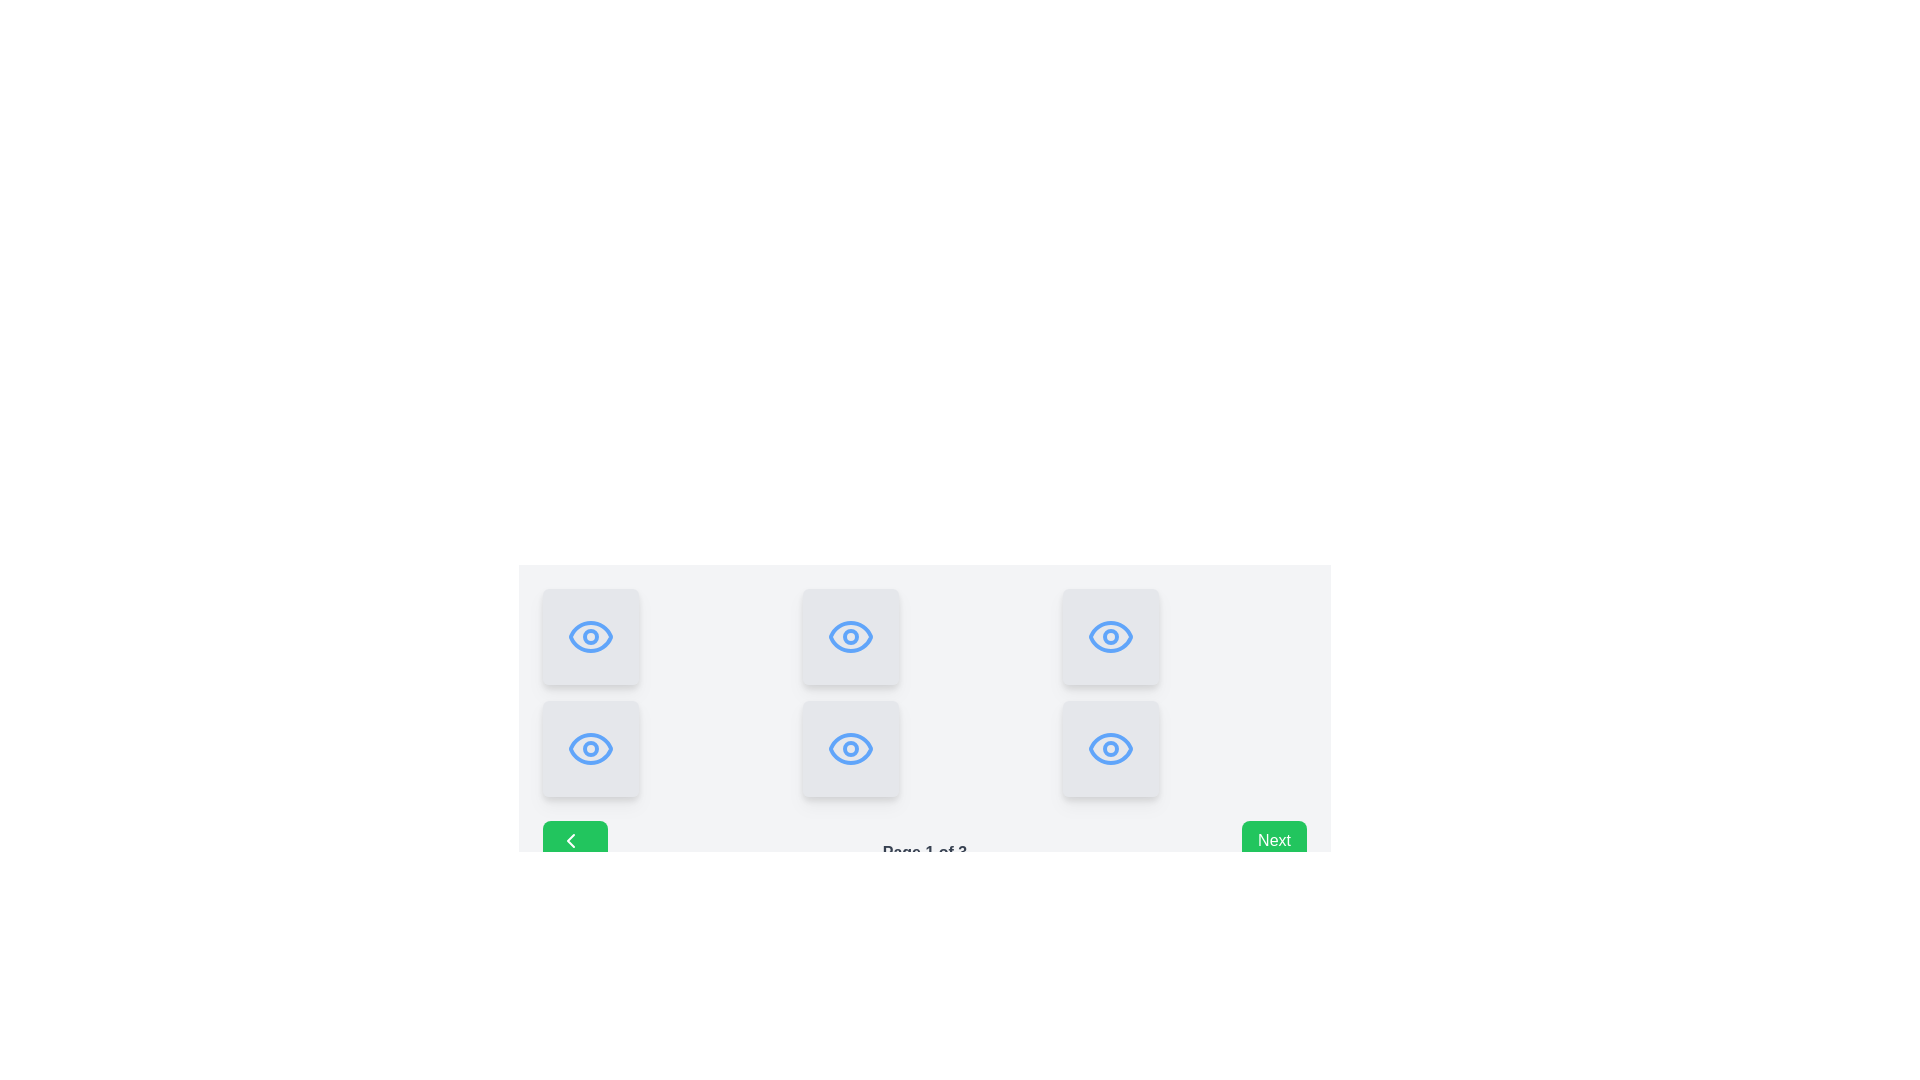  I want to click on the outer elliptical shape of the eye symbol located in the second column of the second row within a 2x3 grid layout of eye icons, so click(850, 636).